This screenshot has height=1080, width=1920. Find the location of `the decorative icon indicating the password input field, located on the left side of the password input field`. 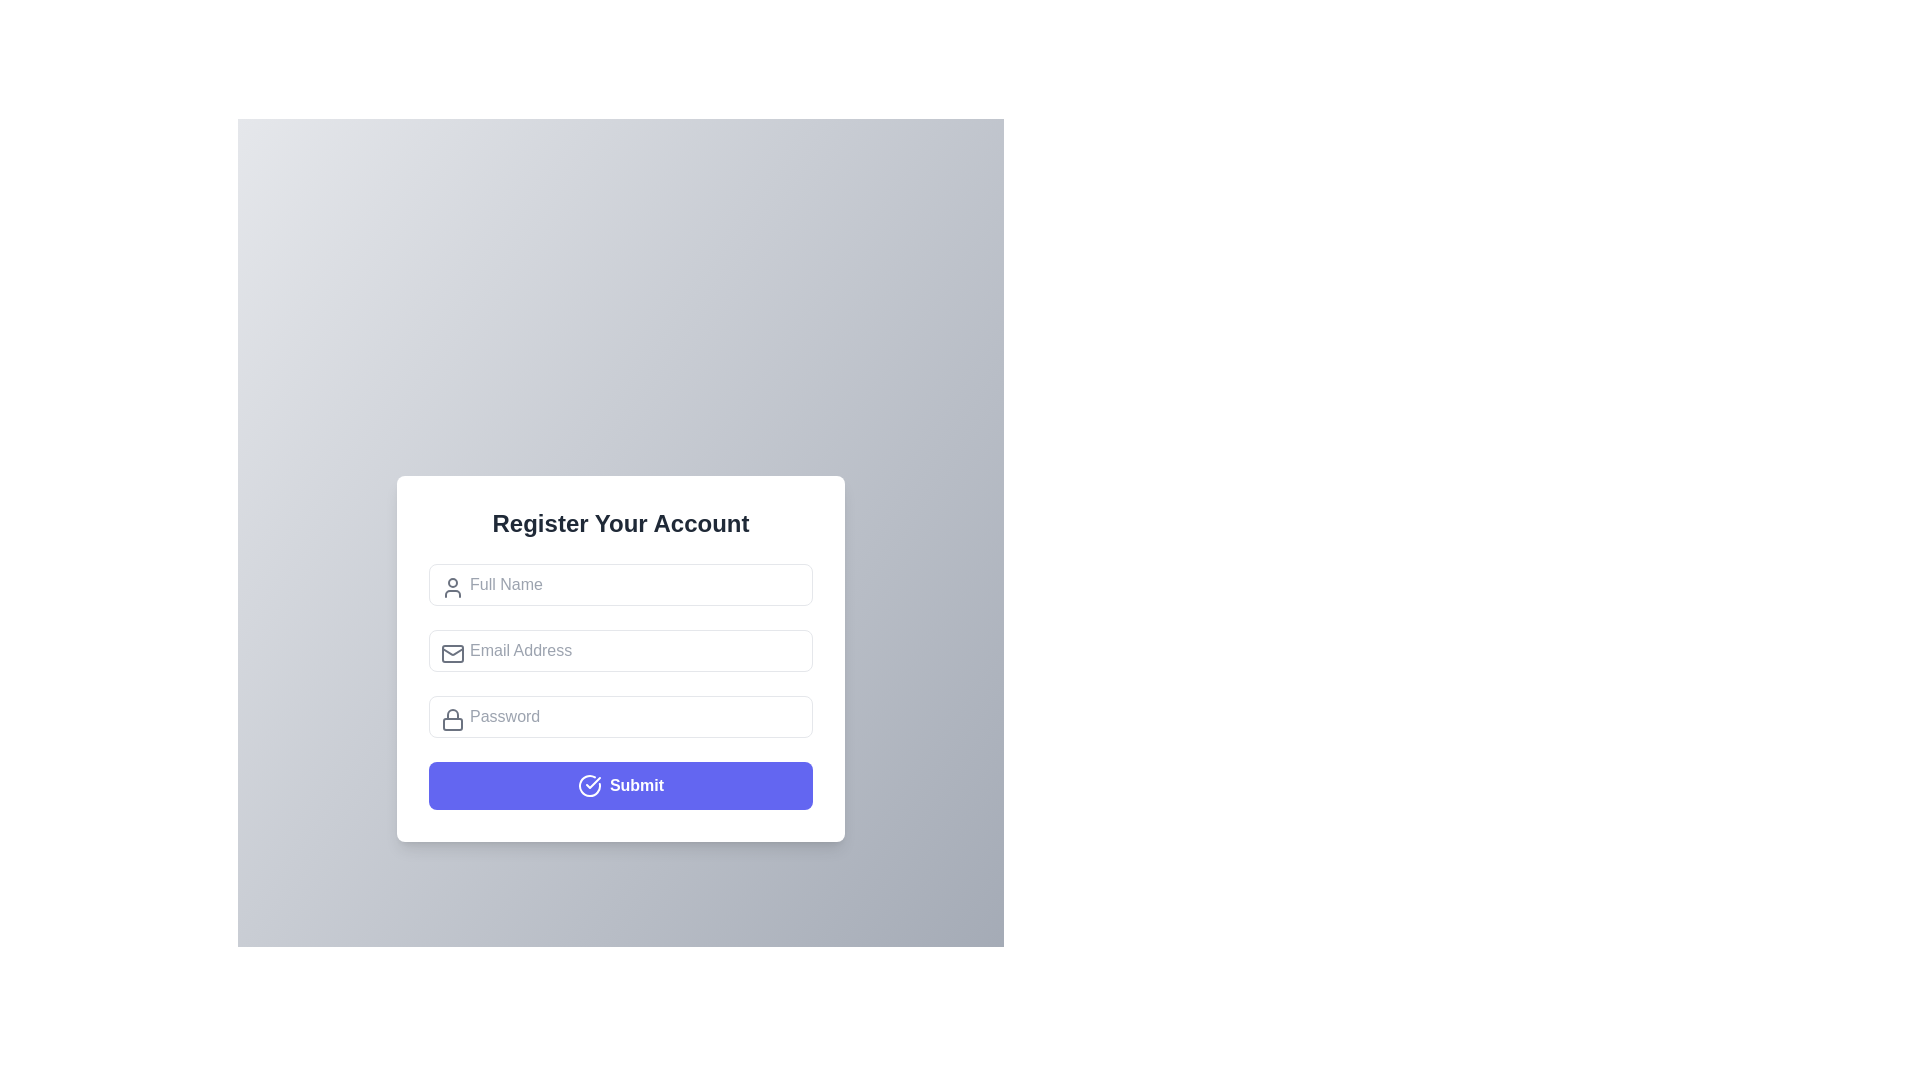

the decorative icon indicating the password input field, located on the left side of the password input field is located at coordinates (451, 712).